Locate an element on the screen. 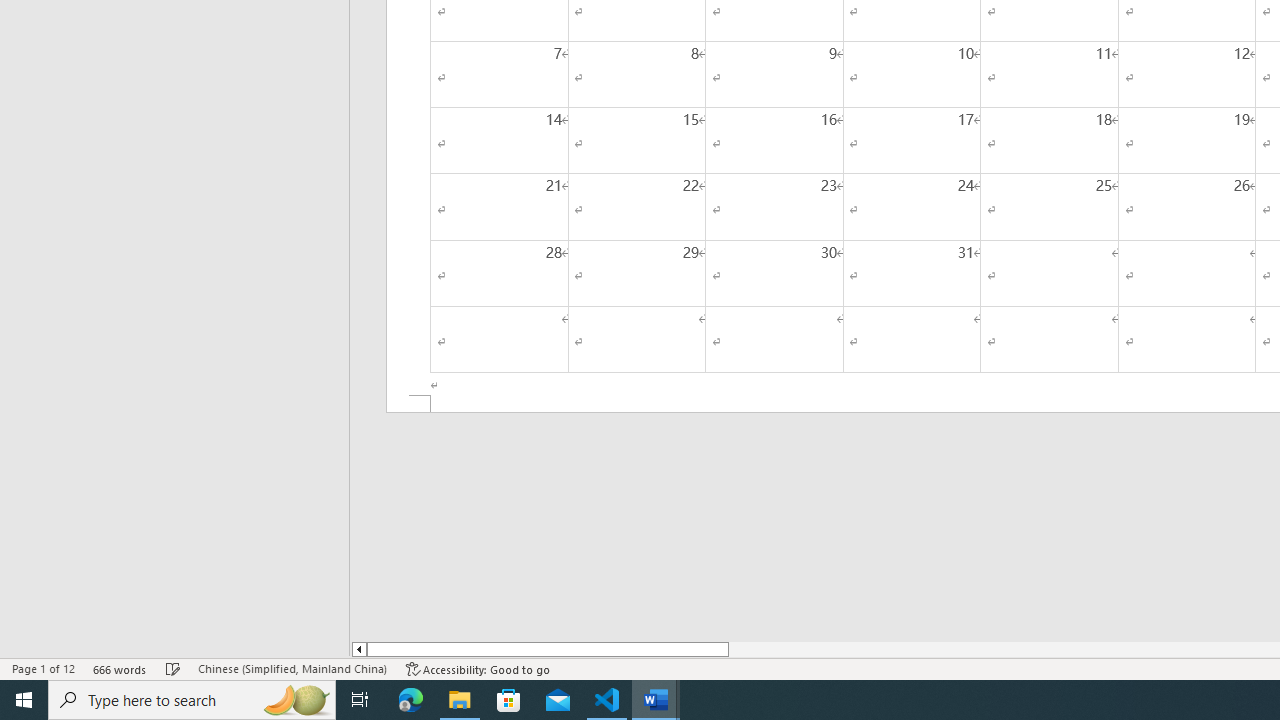  'Language Chinese (Simplified, Mainland China)' is located at coordinates (291, 669).